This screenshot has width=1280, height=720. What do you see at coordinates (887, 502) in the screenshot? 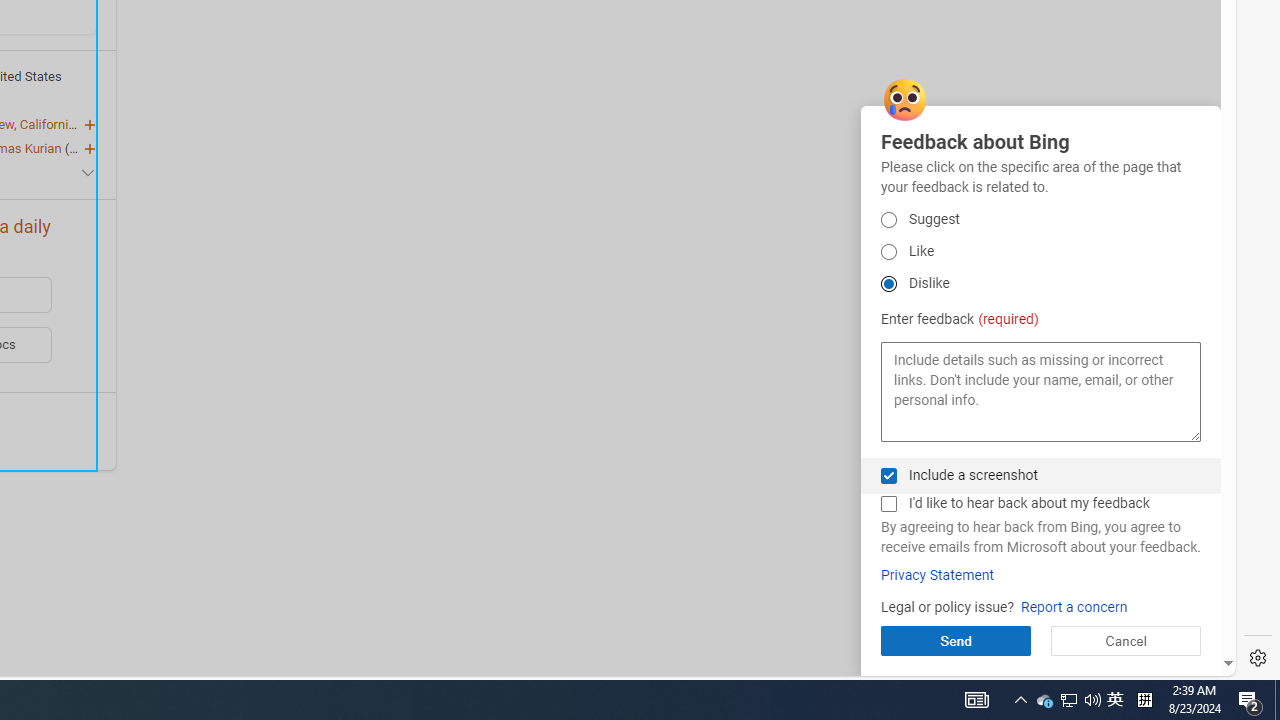
I see `'I'` at bounding box center [887, 502].